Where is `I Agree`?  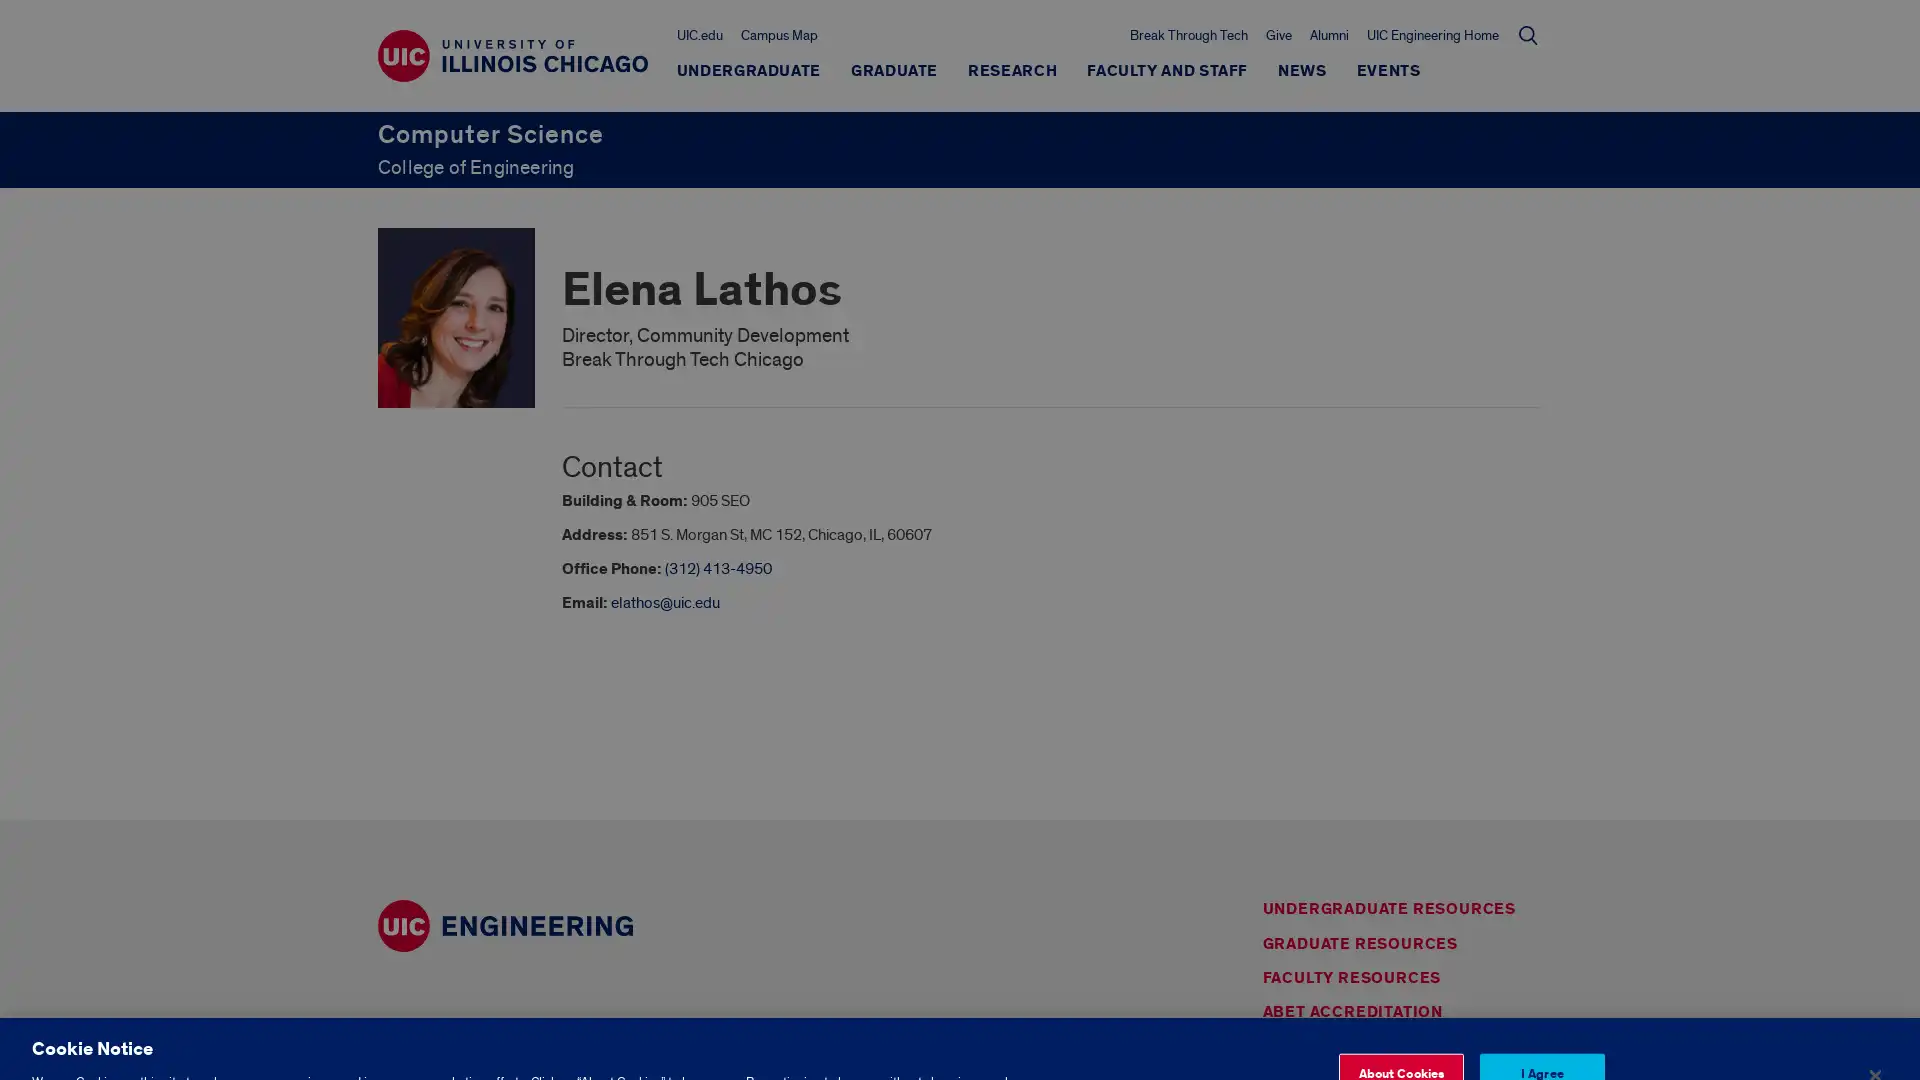
I Agree is located at coordinates (1540, 1019).